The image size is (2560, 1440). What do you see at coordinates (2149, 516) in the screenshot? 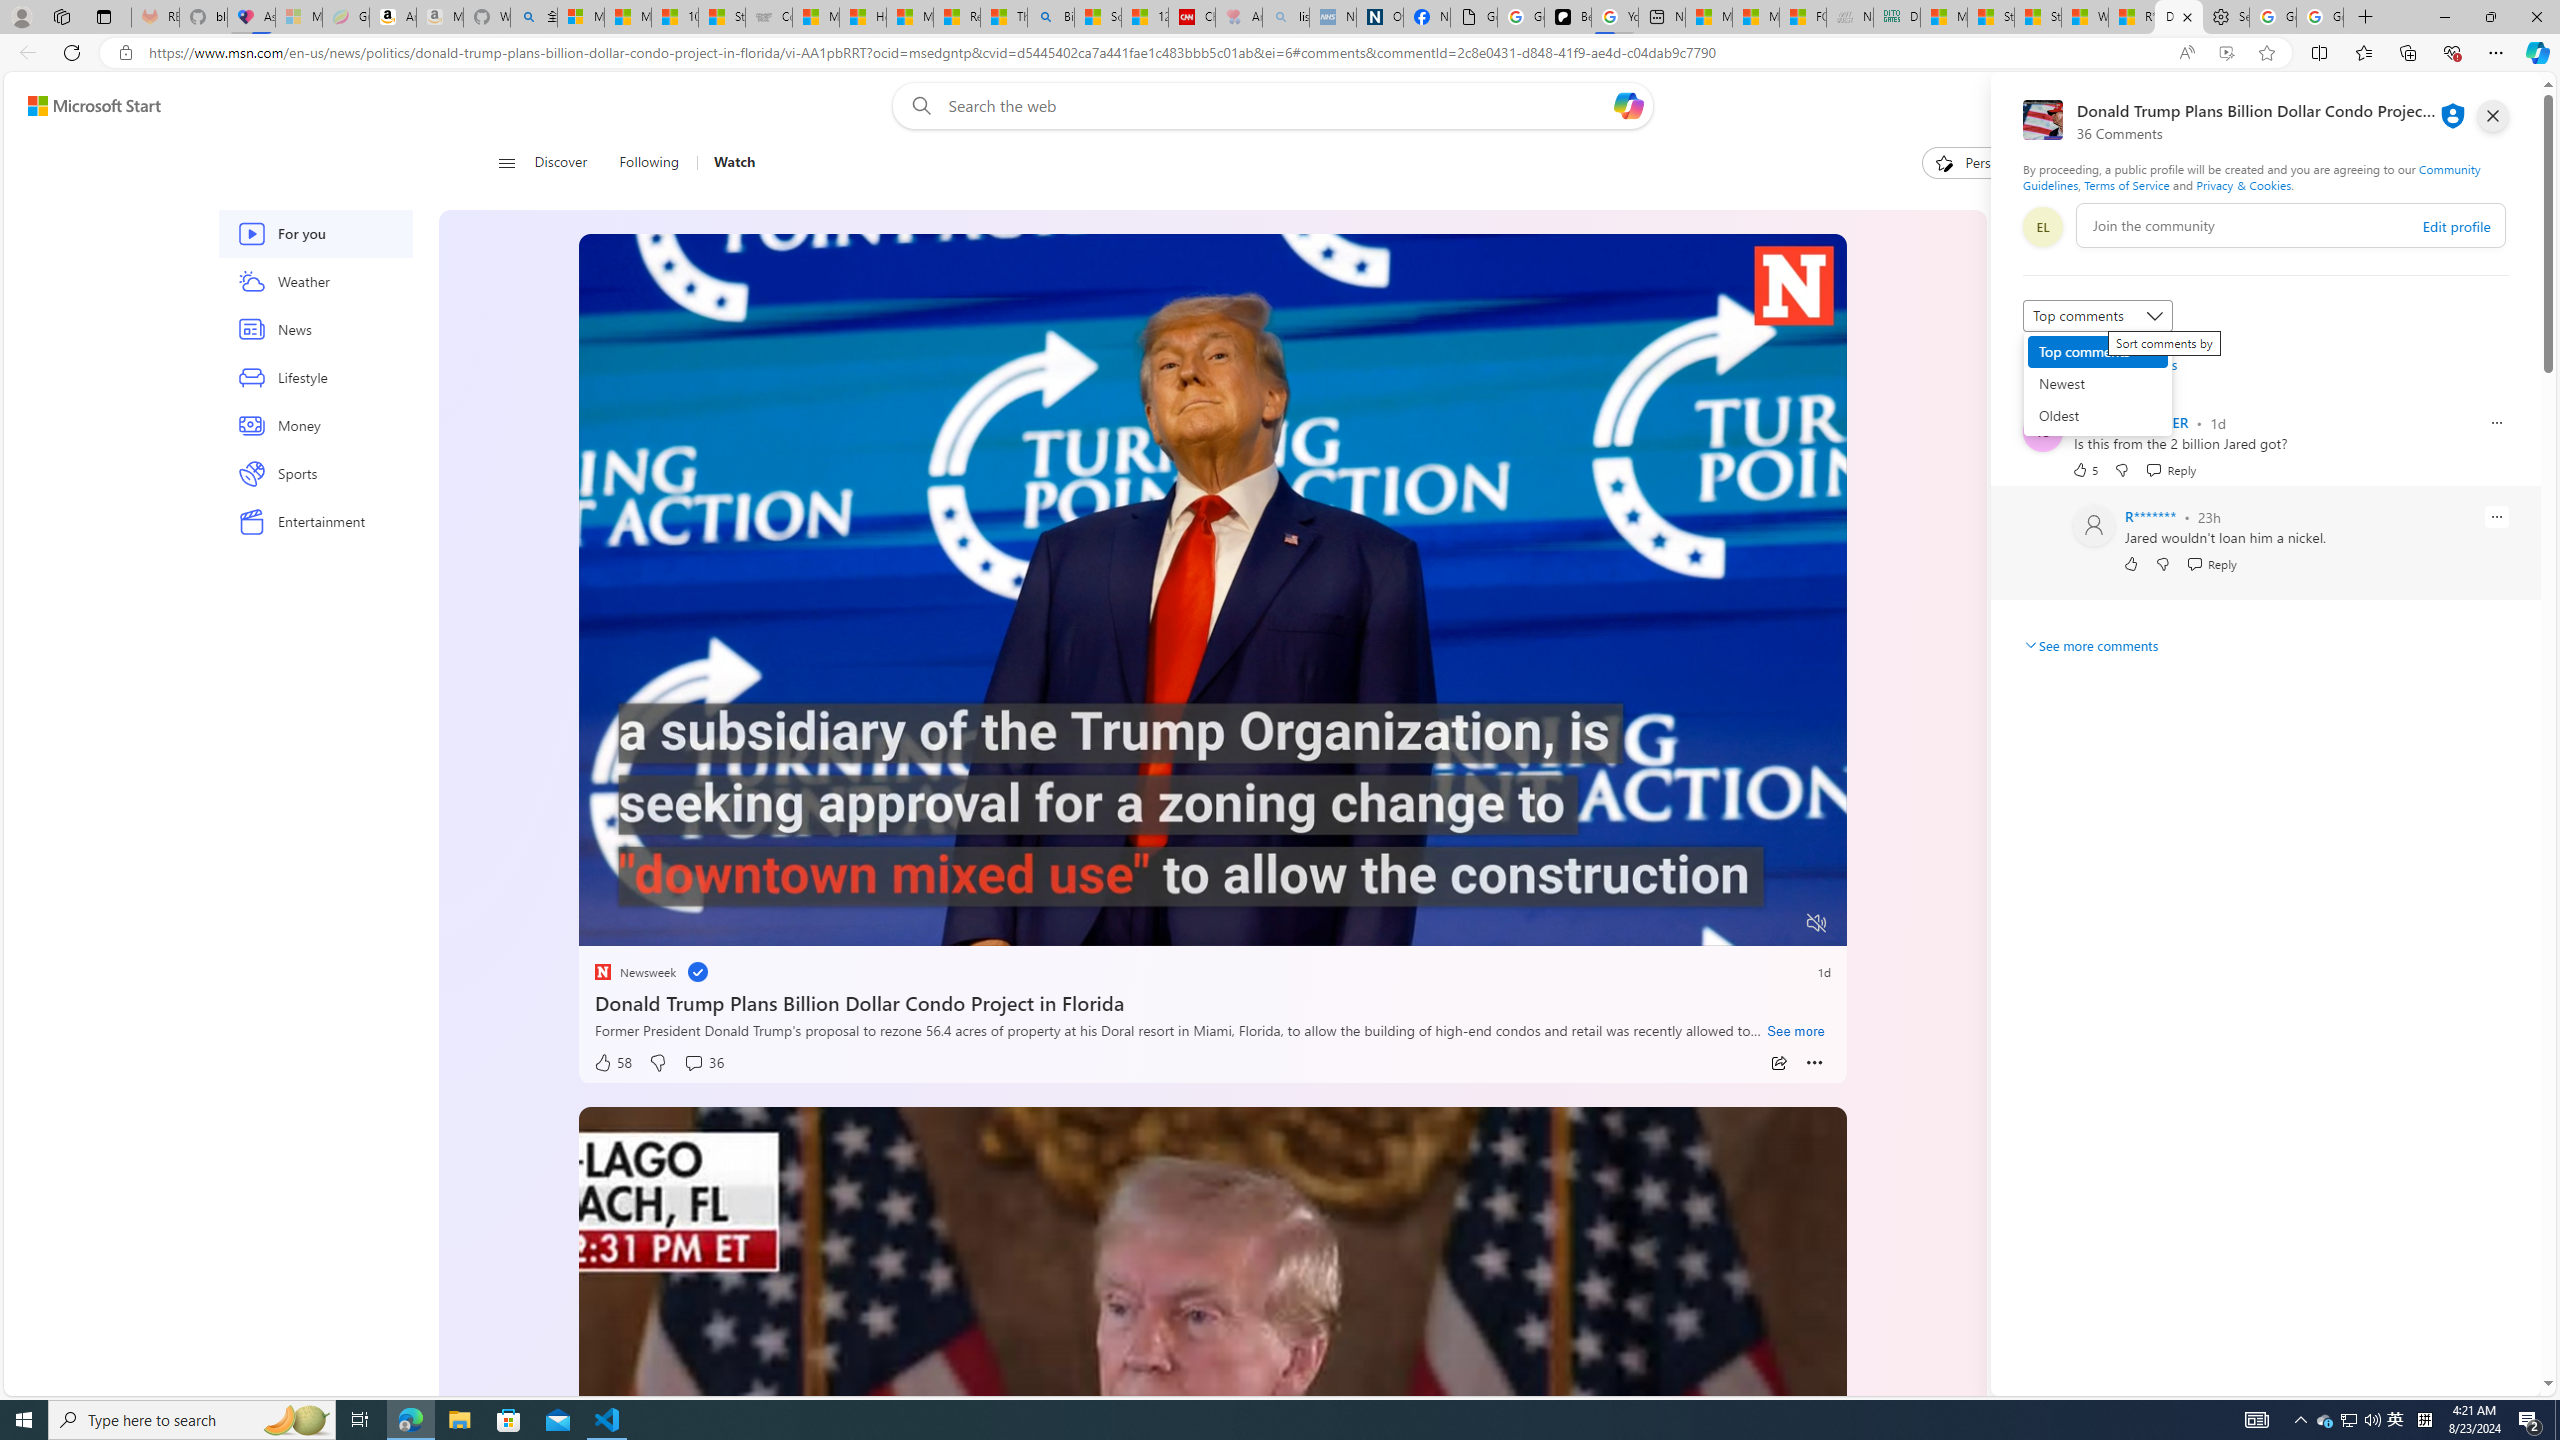
I see `'R*******'` at bounding box center [2149, 516].